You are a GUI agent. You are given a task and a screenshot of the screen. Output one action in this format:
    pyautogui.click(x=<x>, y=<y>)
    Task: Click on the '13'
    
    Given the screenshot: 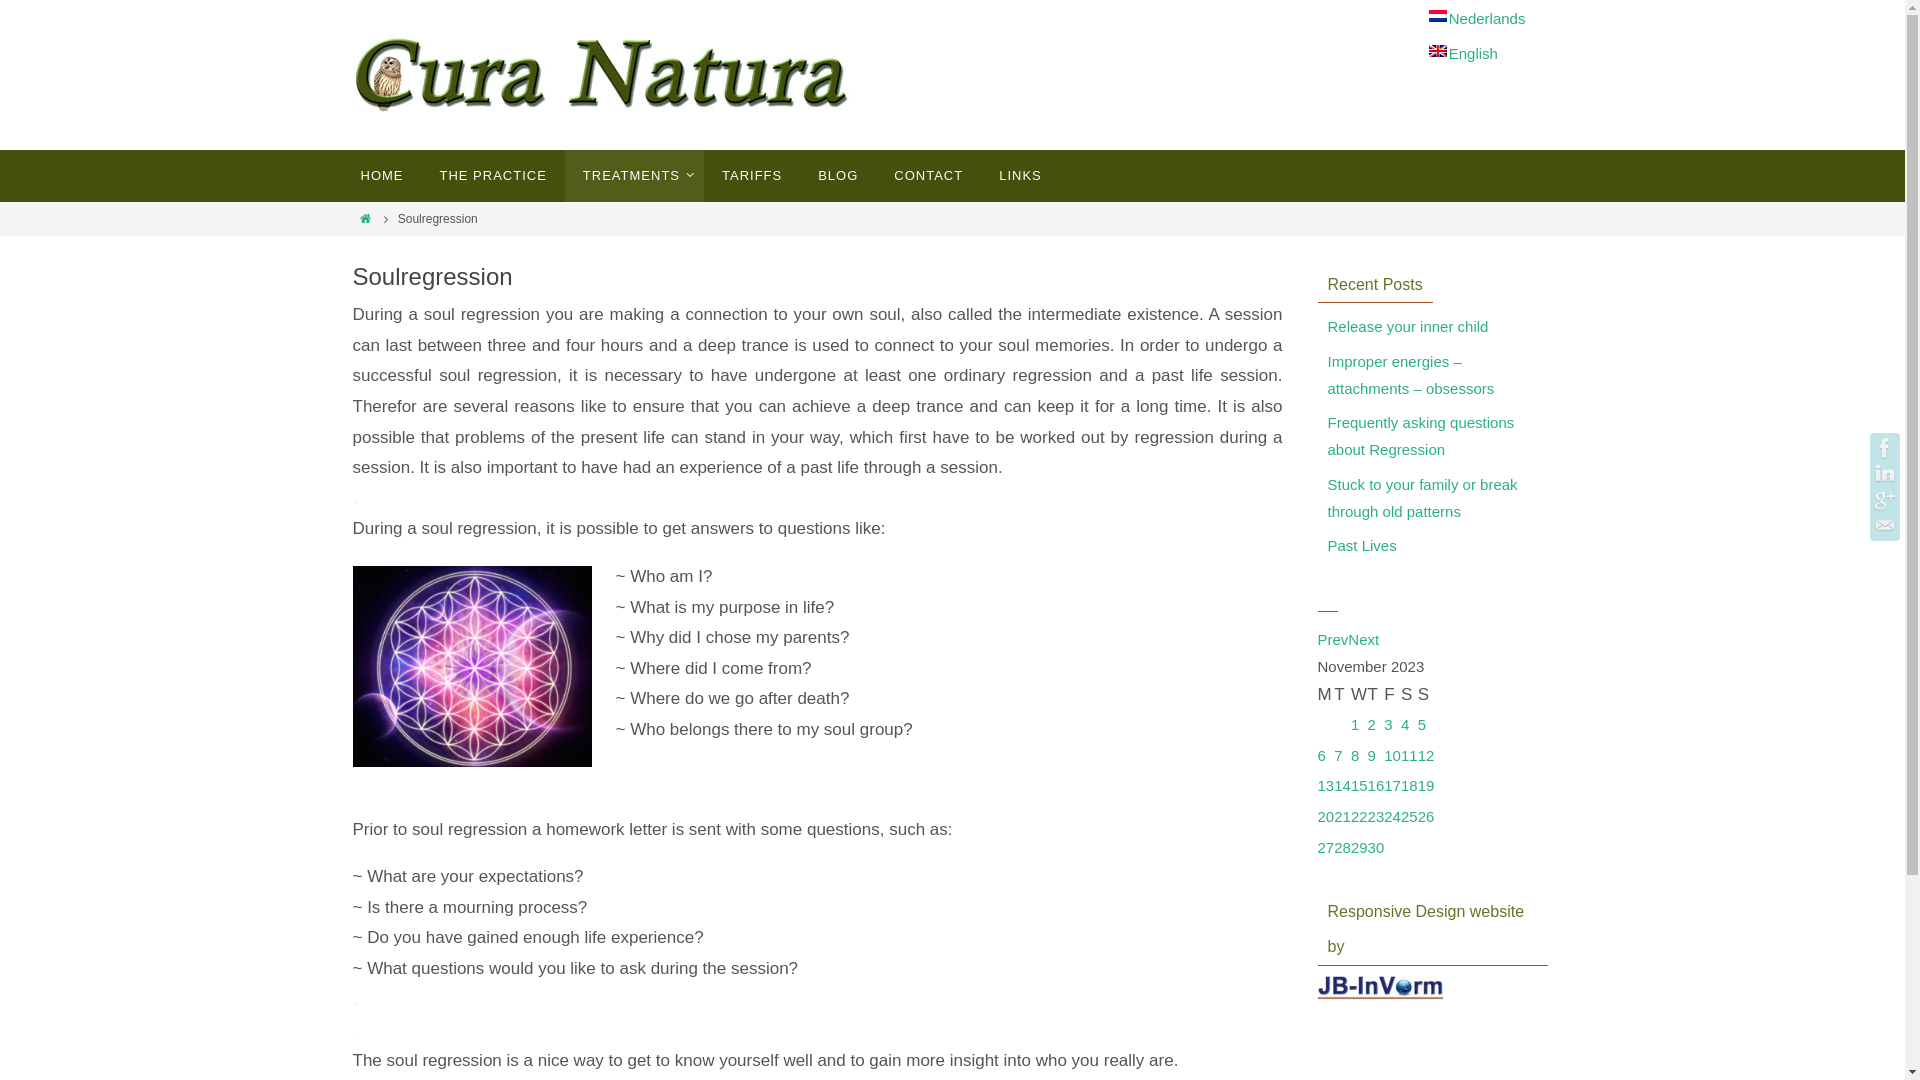 What is the action you would take?
    pyautogui.click(x=1318, y=785)
    